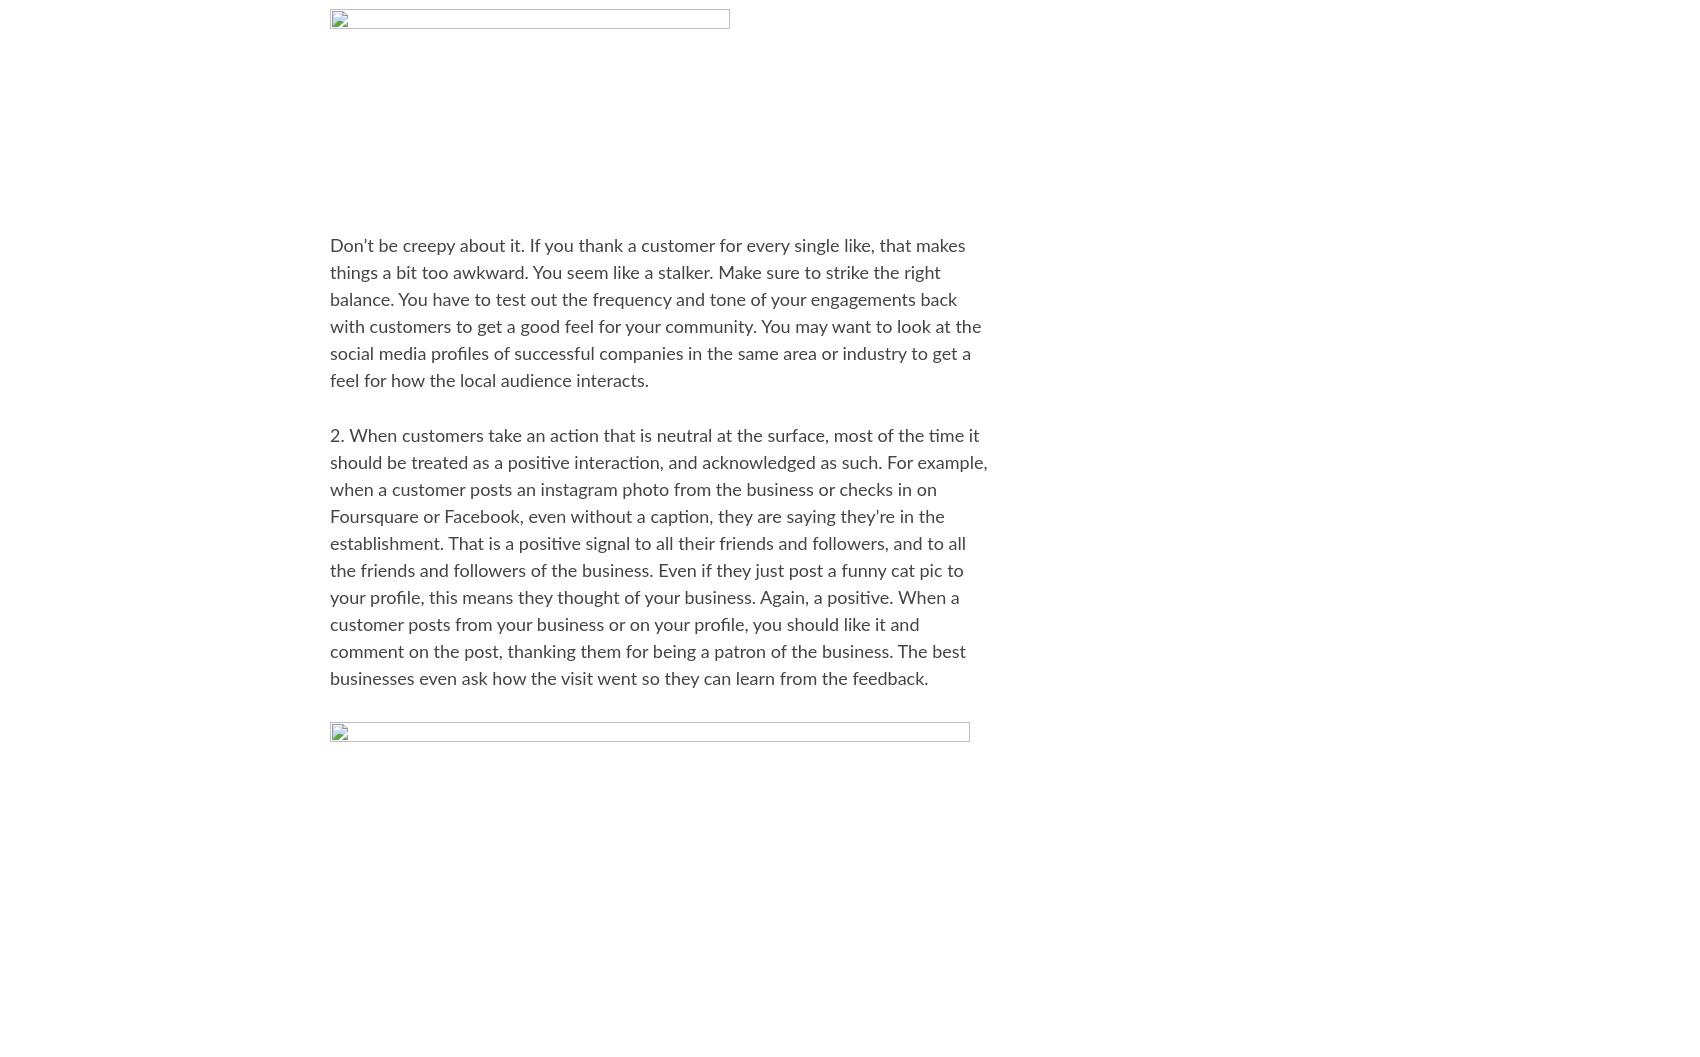  I want to click on 'Archive', so click(887, 706).